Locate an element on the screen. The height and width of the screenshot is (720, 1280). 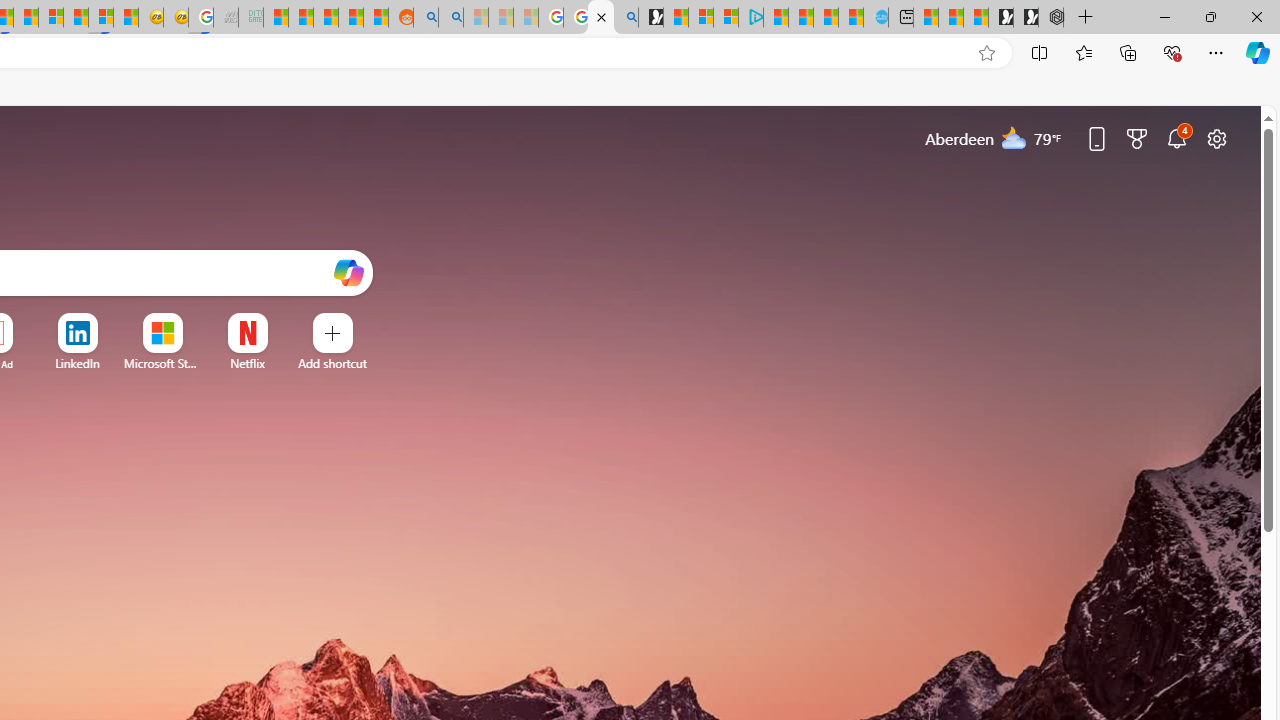
'LinkedIn' is located at coordinates (77, 363).